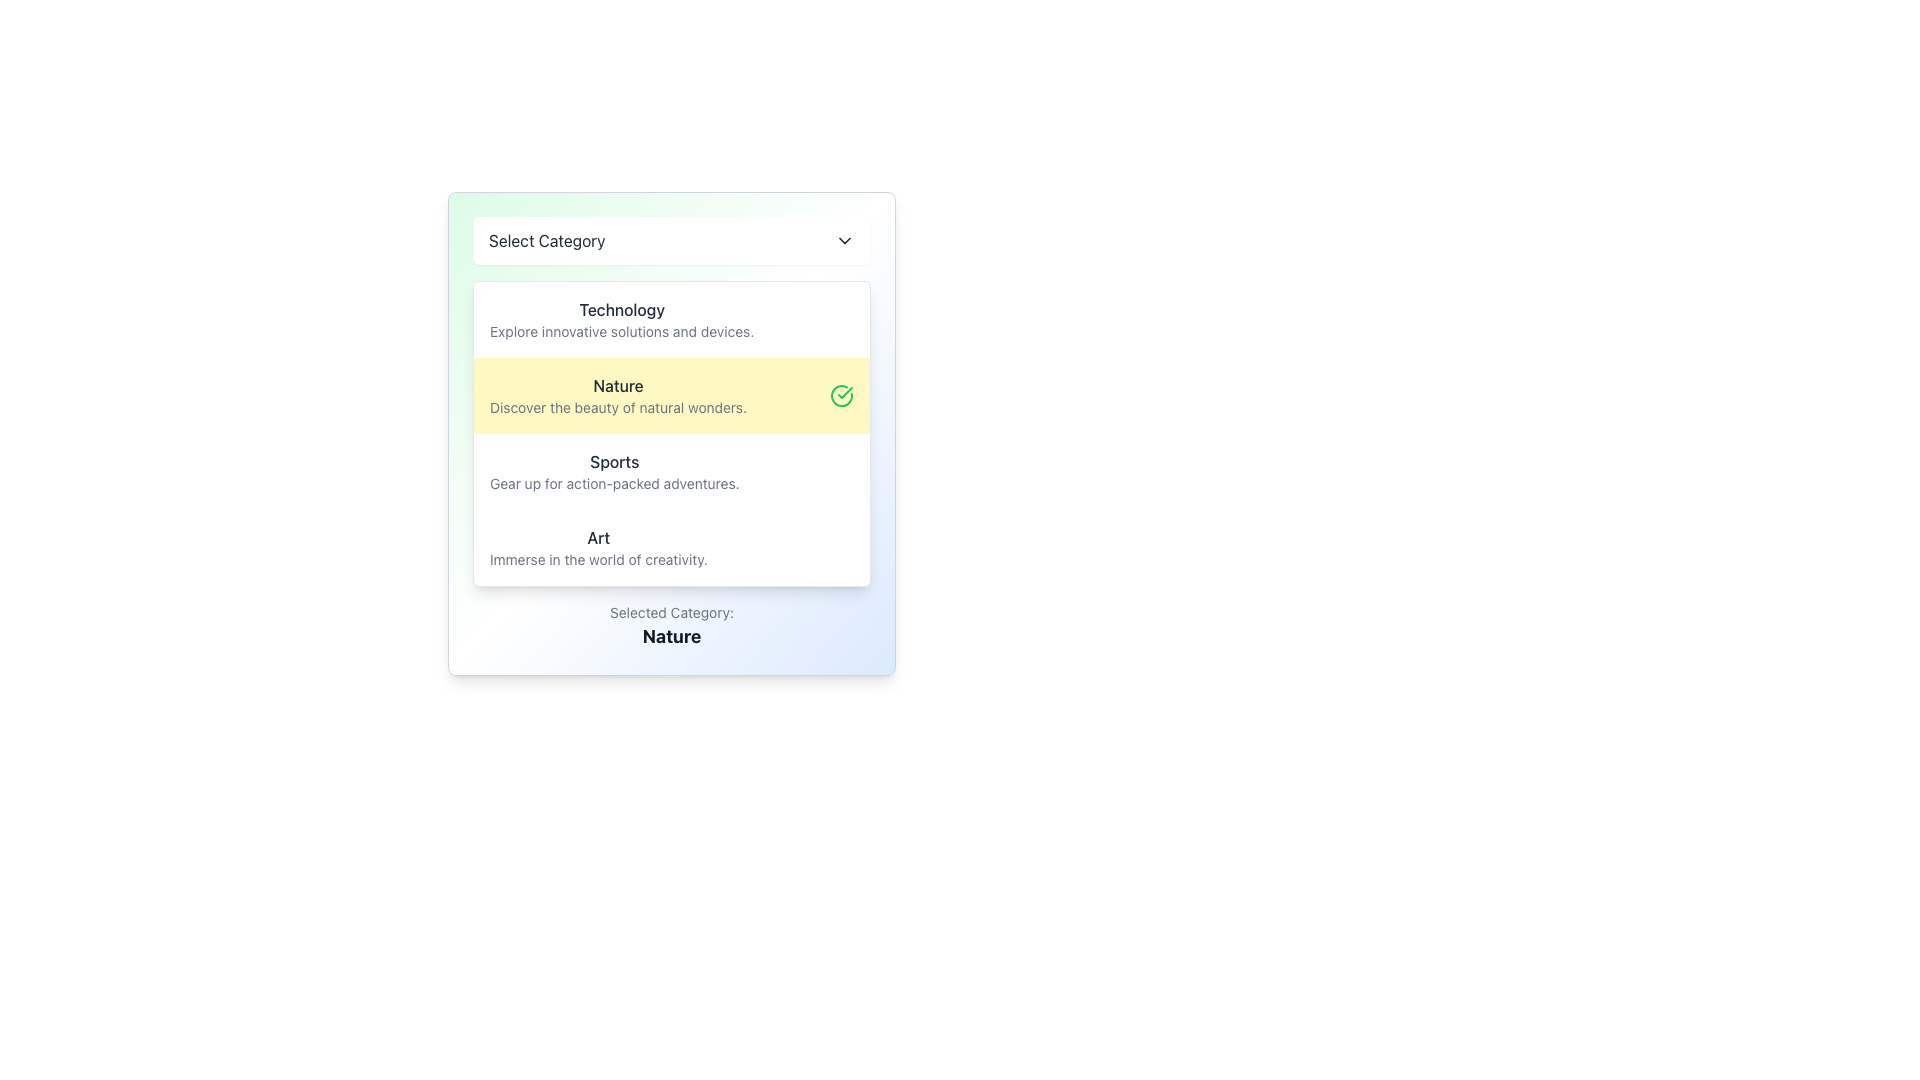  I want to click on to select the 'Nature' category from the dropdown list, which is the second option under 'Select Category' and displays bold text on a pale yellow background, so click(617, 396).